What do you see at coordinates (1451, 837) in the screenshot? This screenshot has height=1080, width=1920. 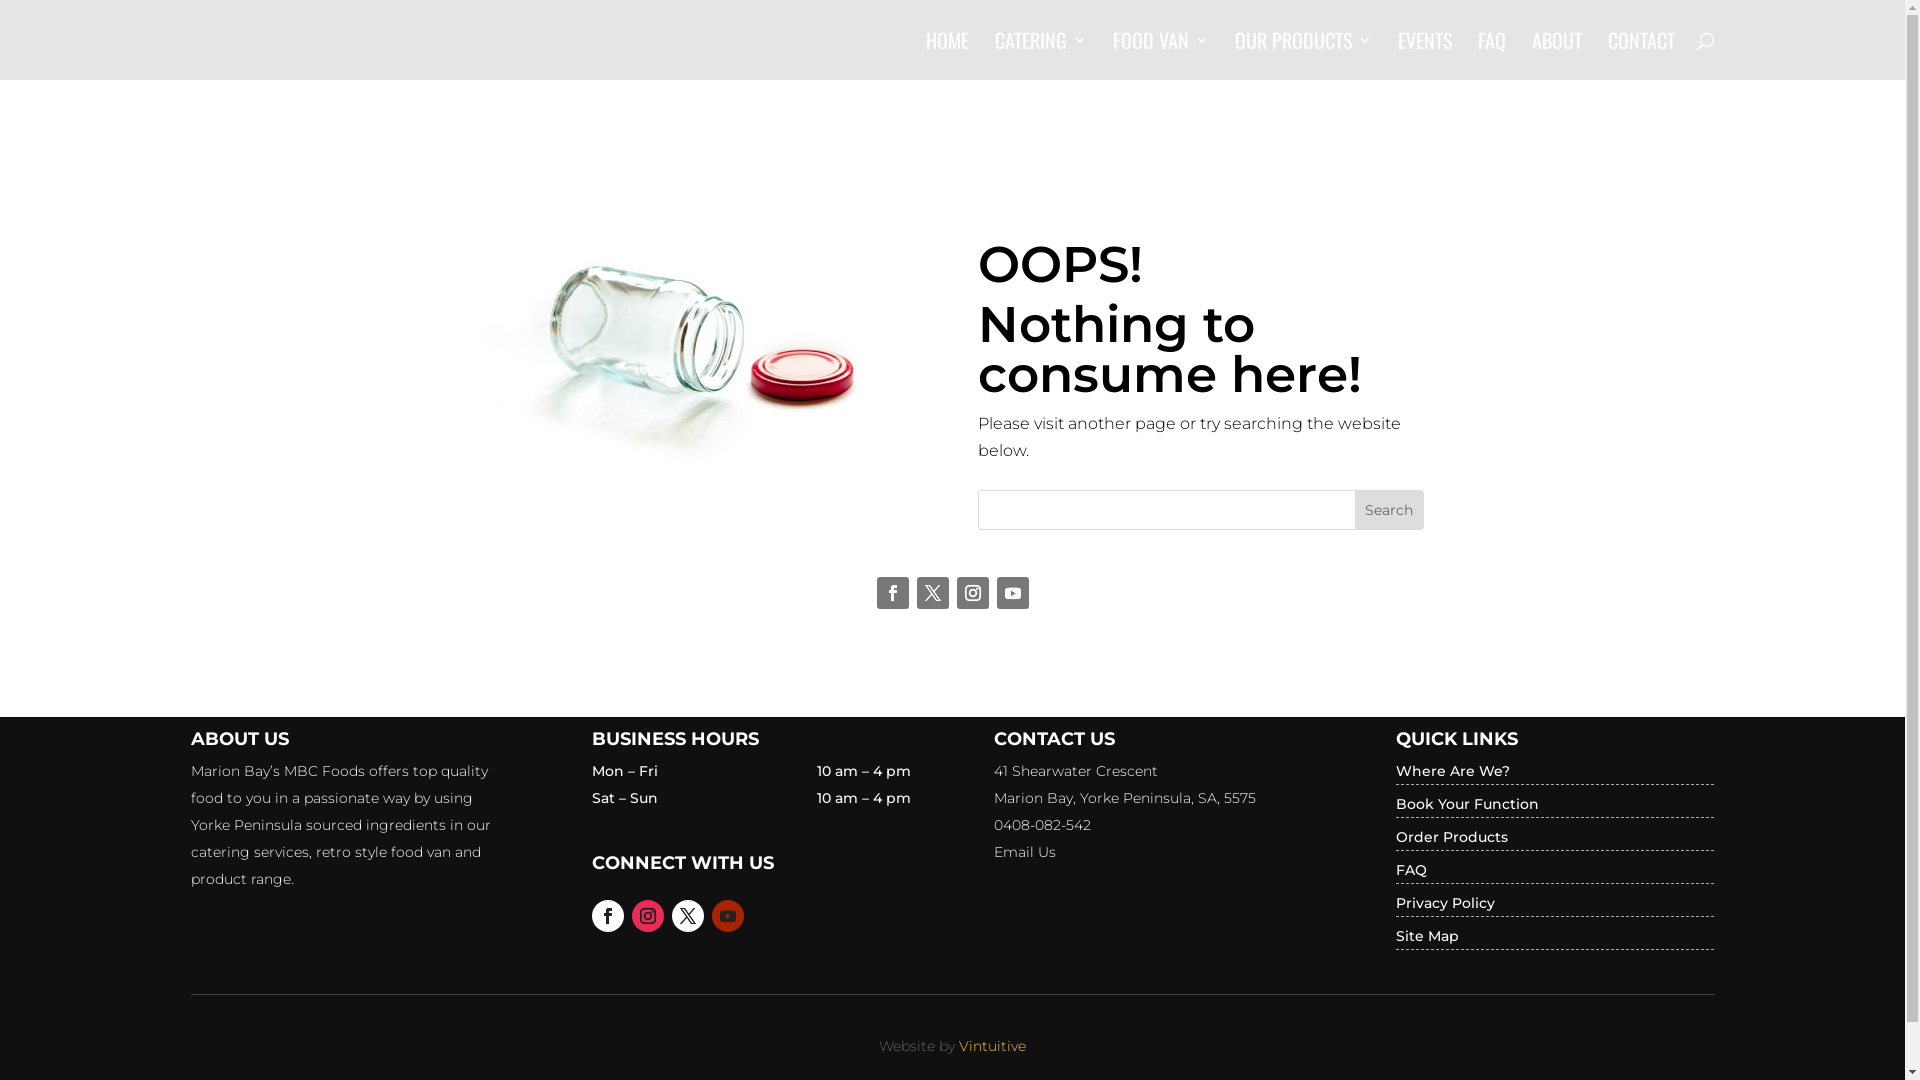 I see `'Order Products'` at bounding box center [1451, 837].